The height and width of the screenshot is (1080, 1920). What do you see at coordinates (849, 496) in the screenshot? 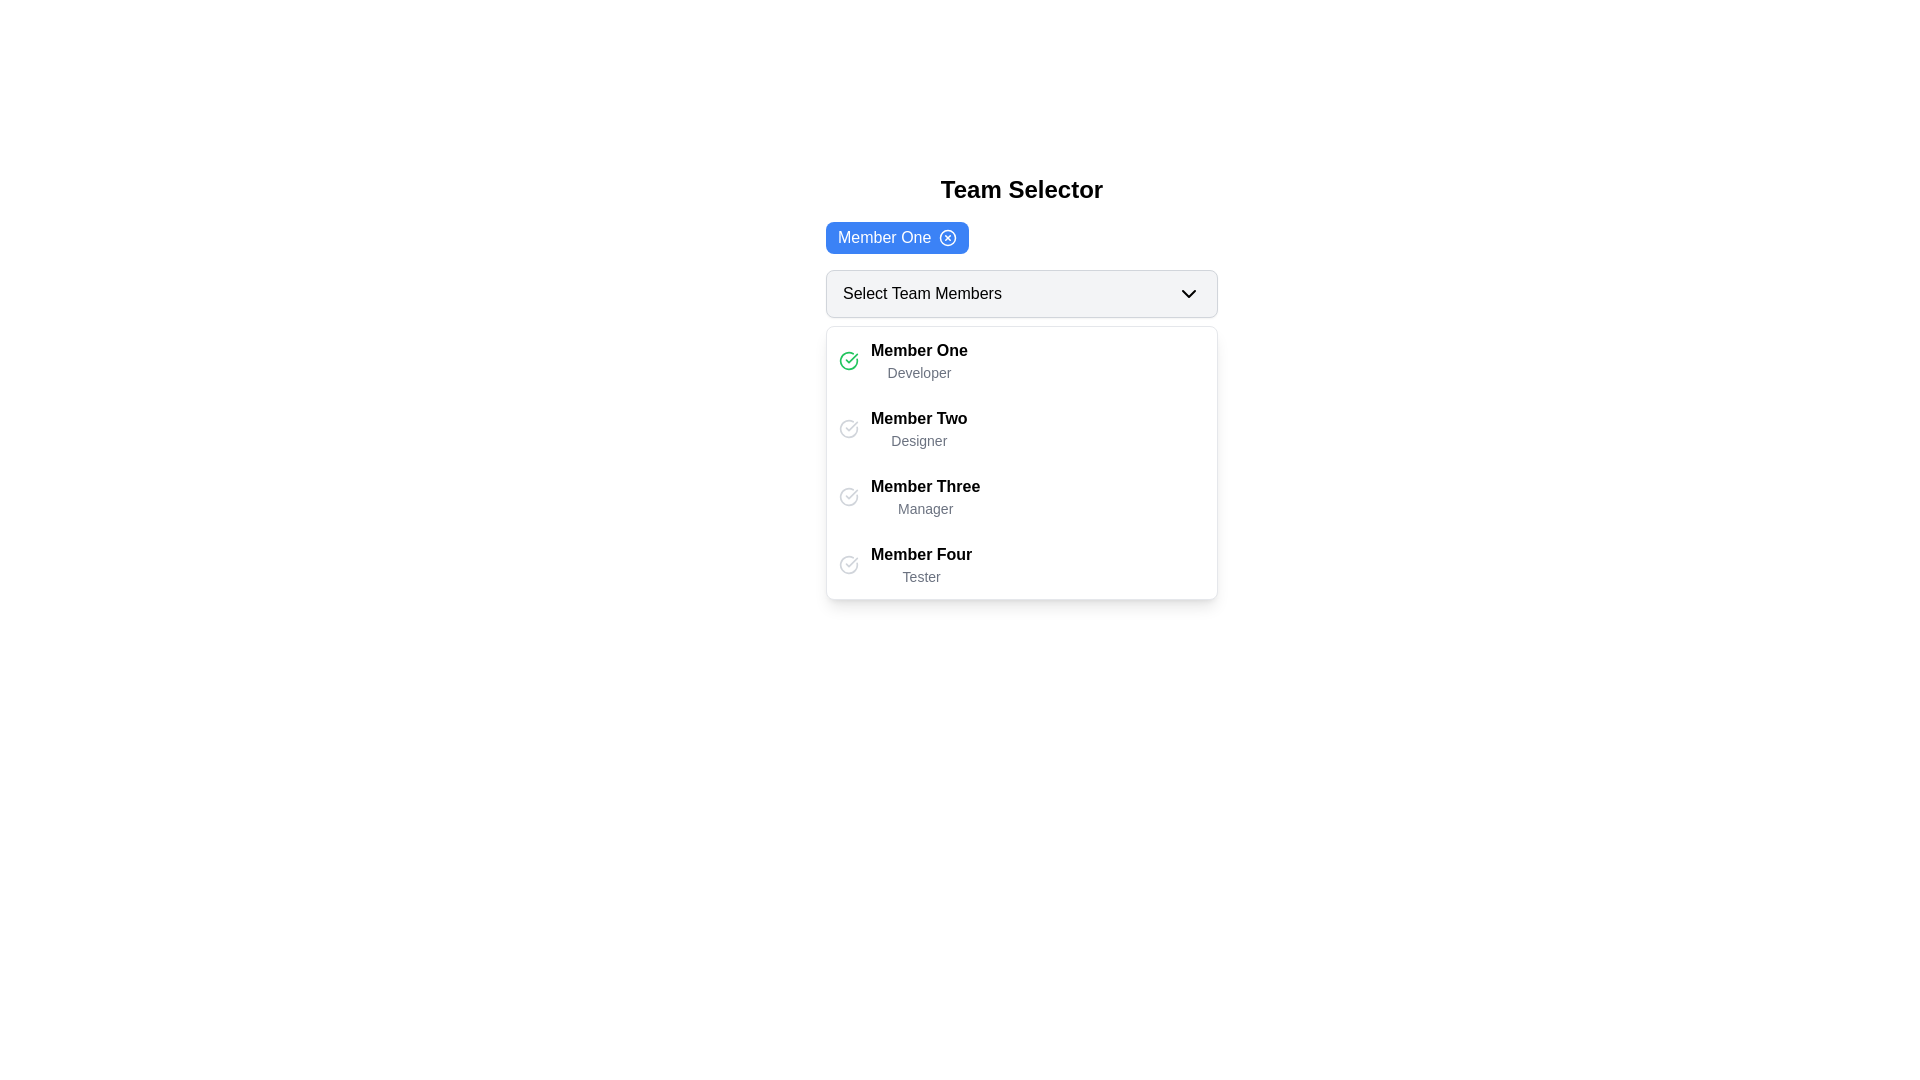
I see `the circular gray icon with an outlined check inside, located in the third item of the dropdown labeled 'Member Three - Manager'` at bounding box center [849, 496].